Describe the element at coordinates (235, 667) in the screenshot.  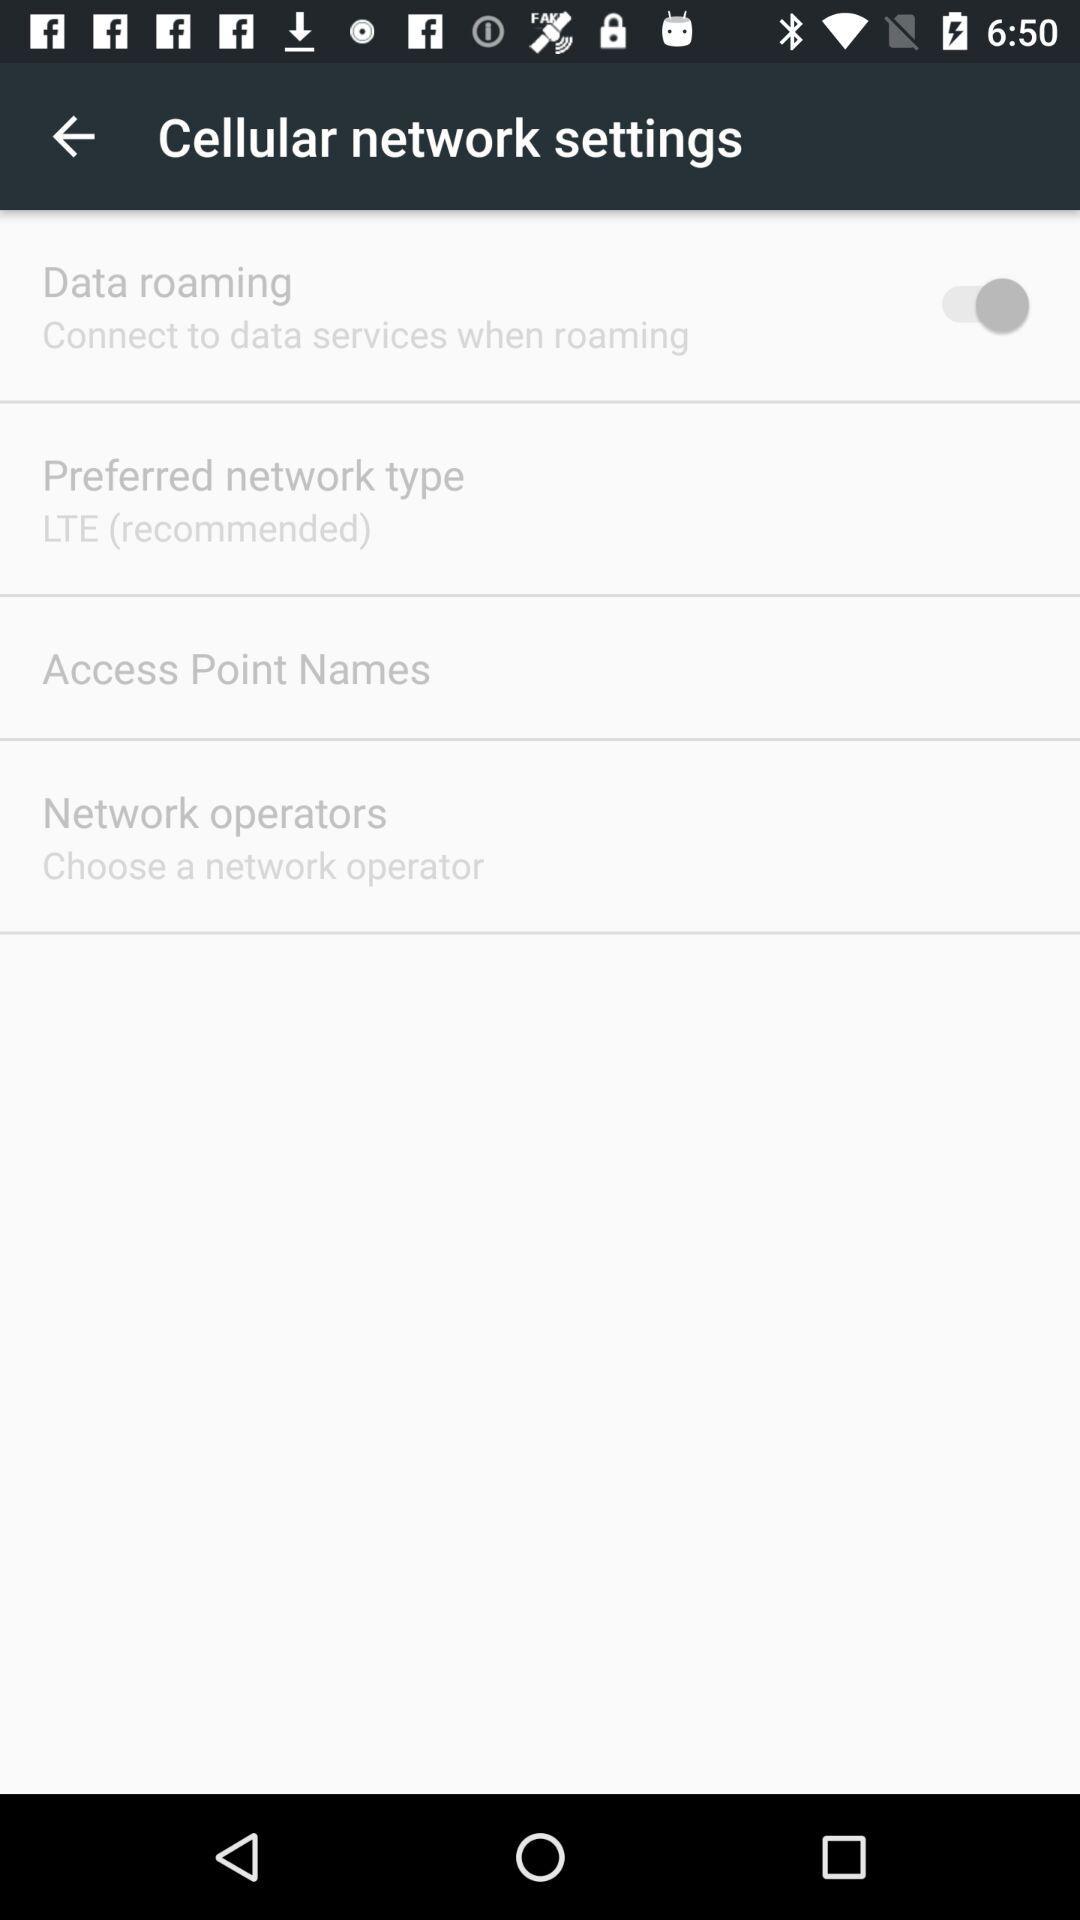
I see `the access point names app` at that location.